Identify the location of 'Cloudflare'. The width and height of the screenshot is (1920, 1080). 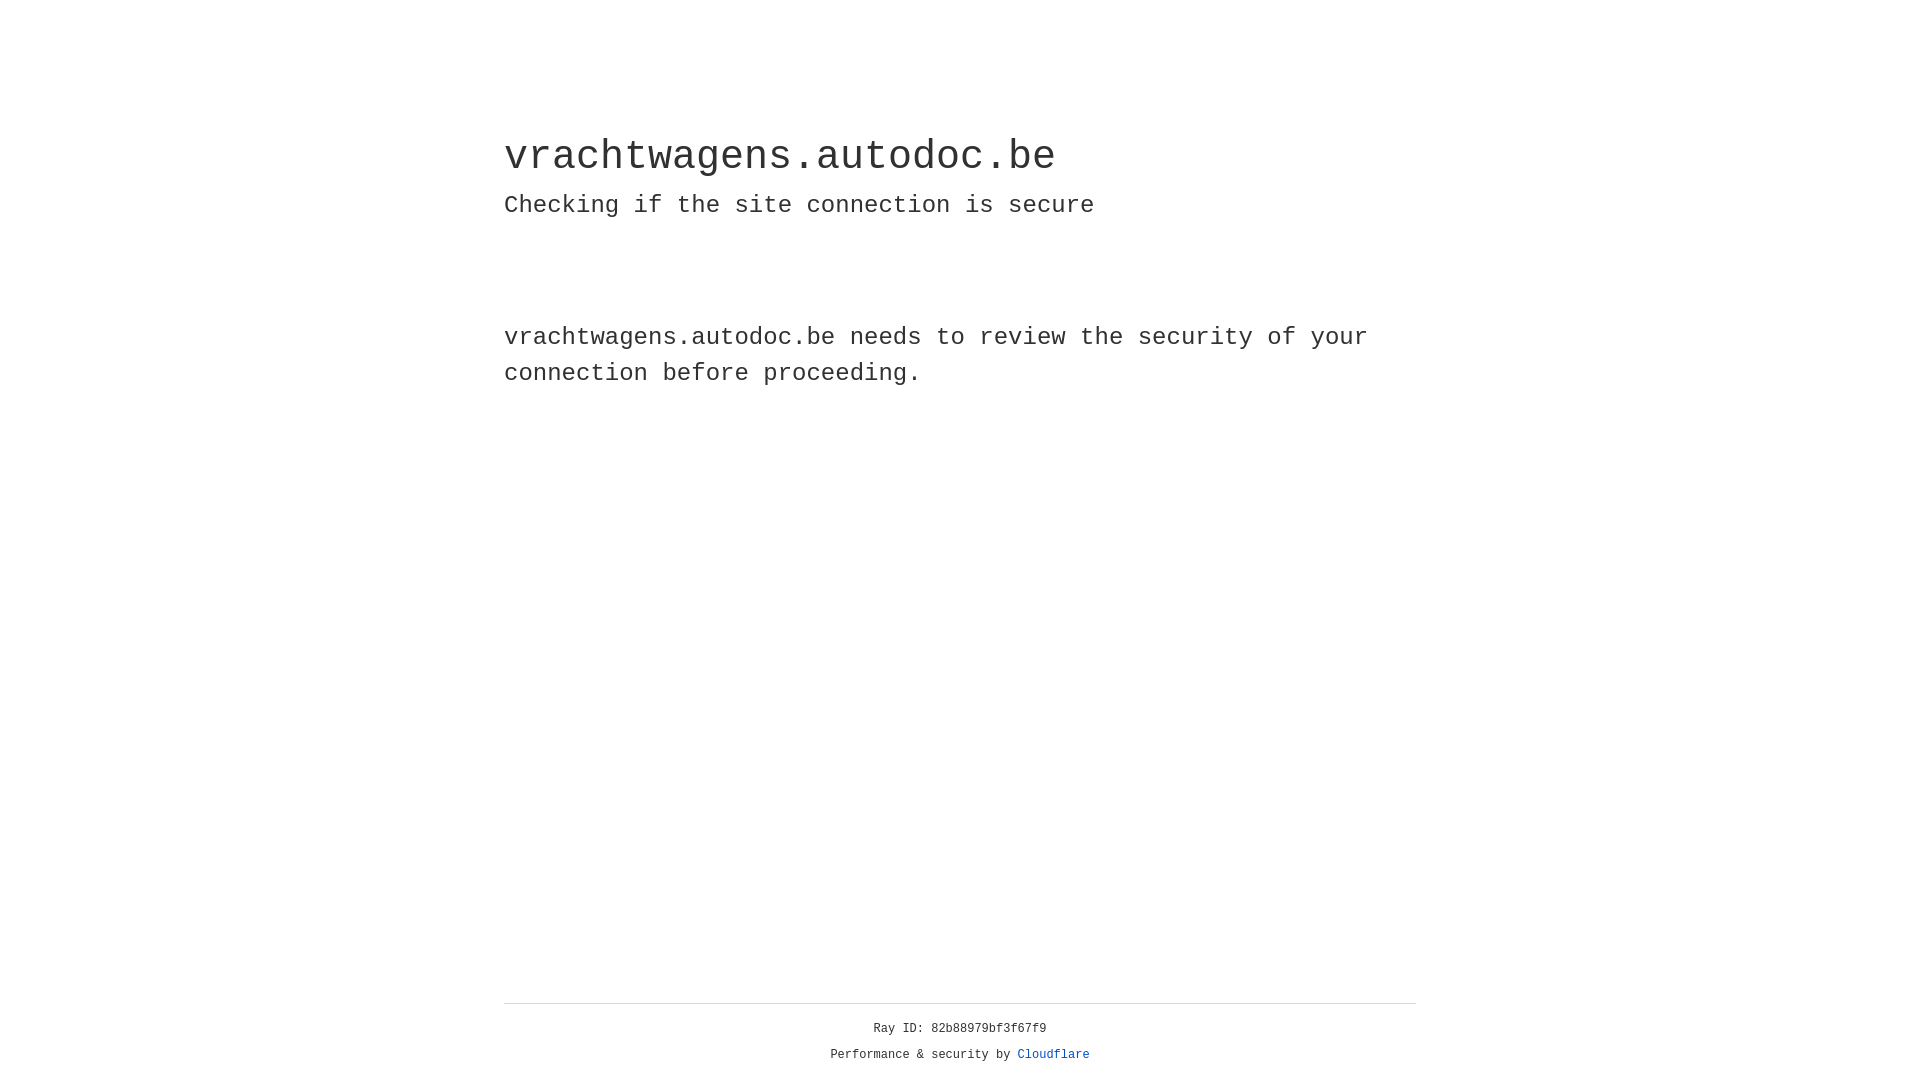
(1053, 1054).